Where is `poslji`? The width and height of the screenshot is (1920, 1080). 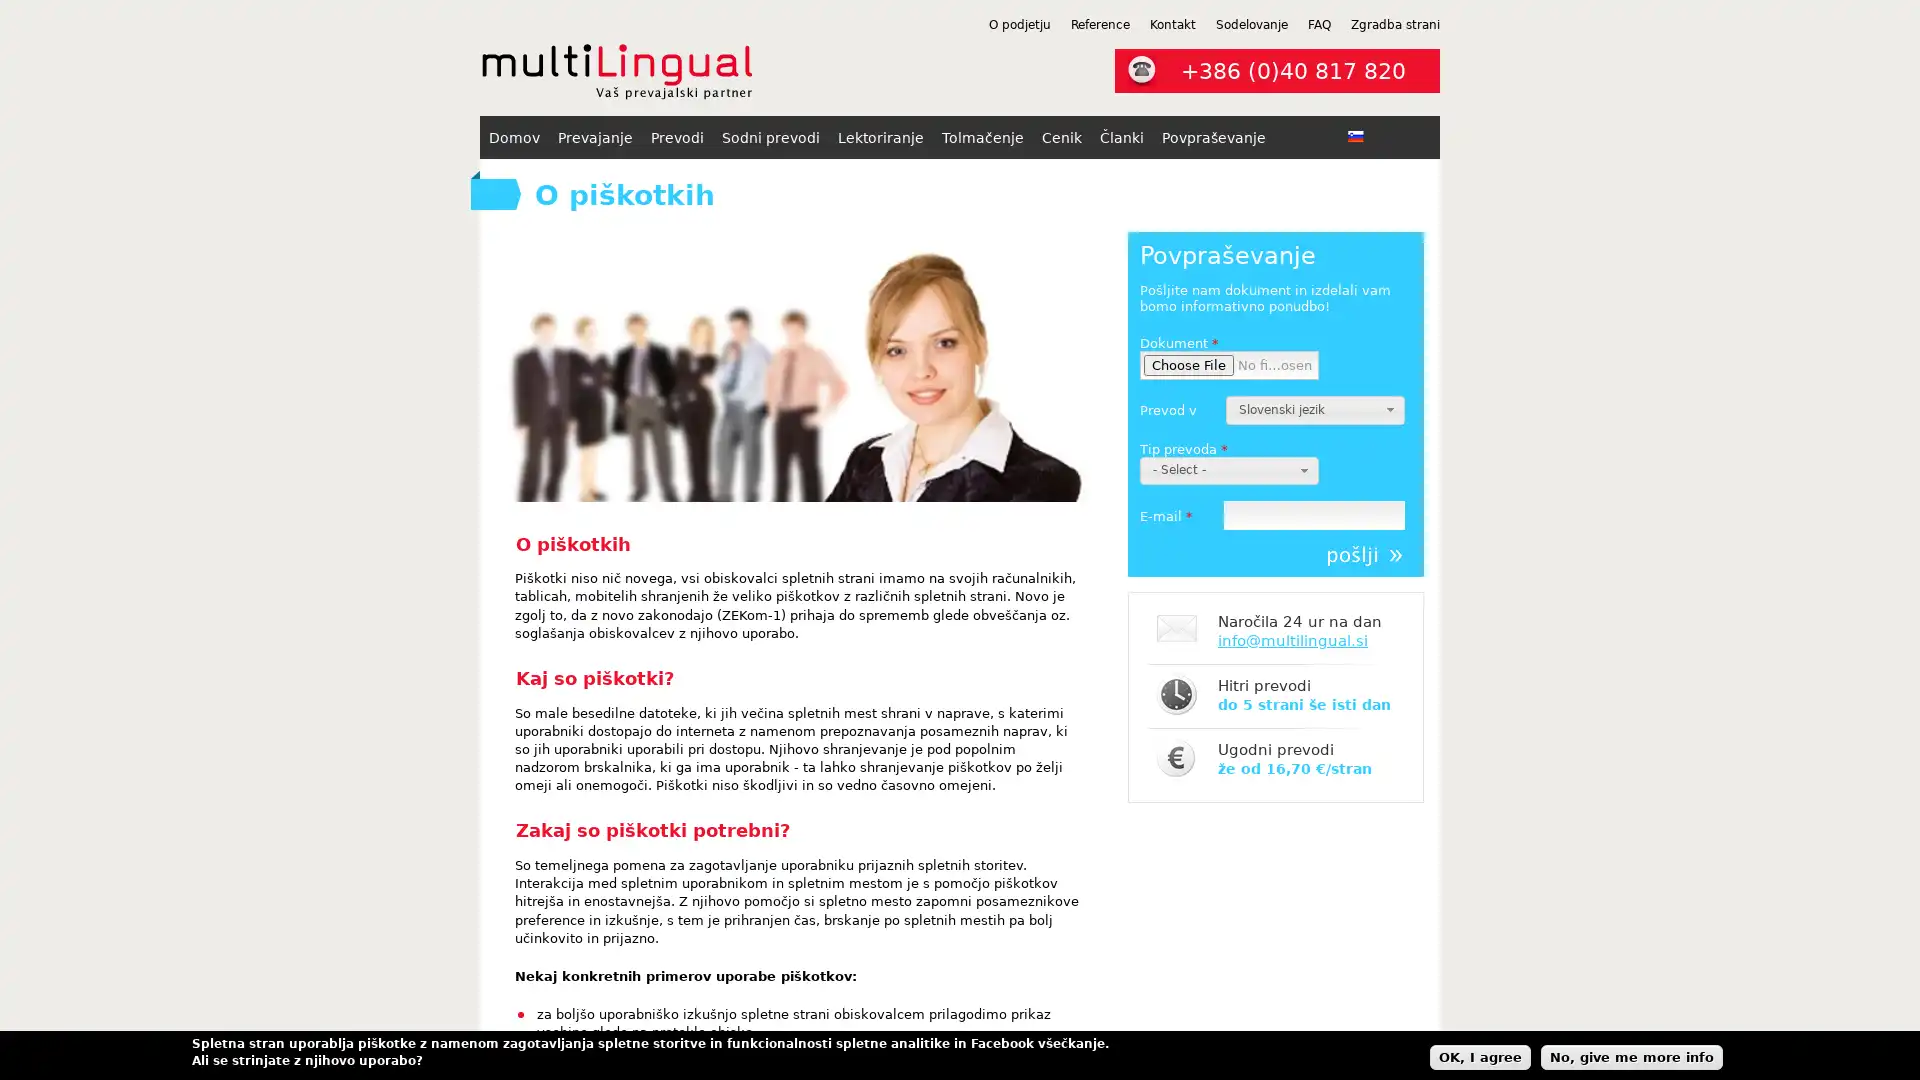 poslji is located at coordinates (1363, 555).